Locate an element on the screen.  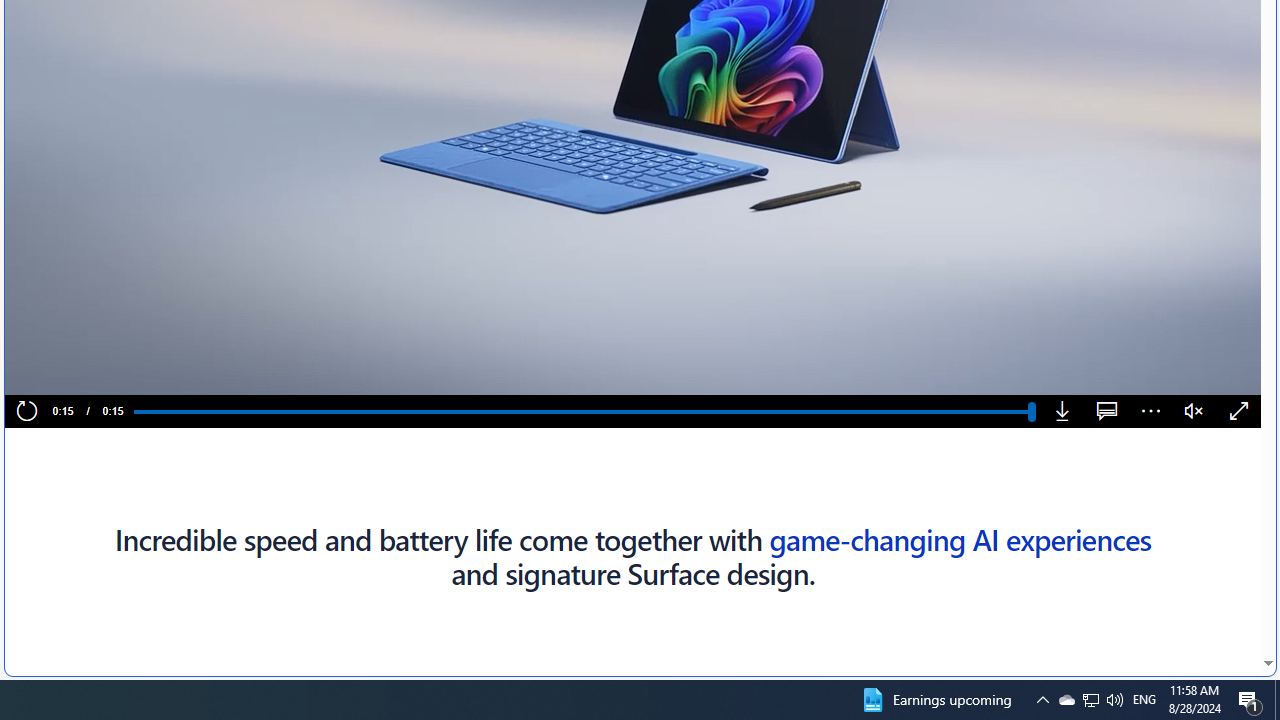
'Unmute' is located at coordinates (1194, 411).